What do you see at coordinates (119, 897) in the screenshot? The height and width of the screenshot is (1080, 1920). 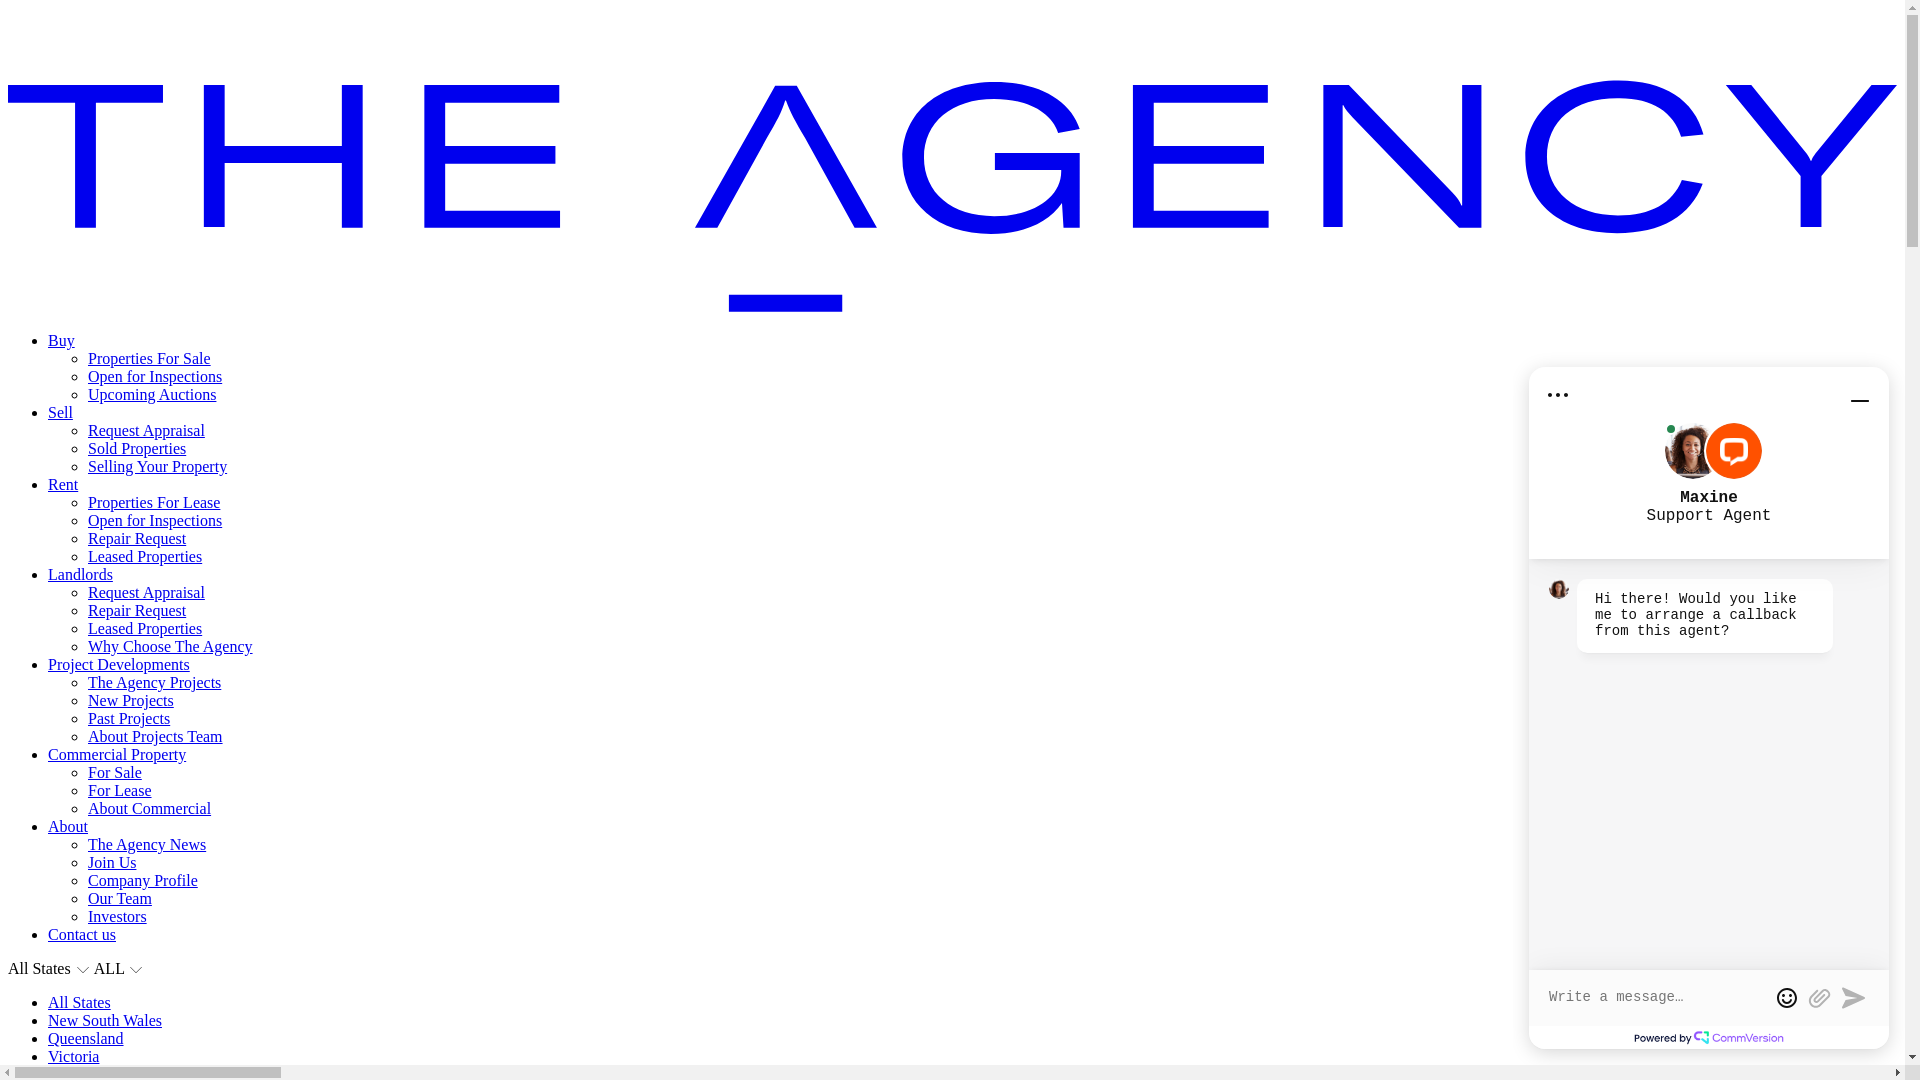 I see `'Our Team'` at bounding box center [119, 897].